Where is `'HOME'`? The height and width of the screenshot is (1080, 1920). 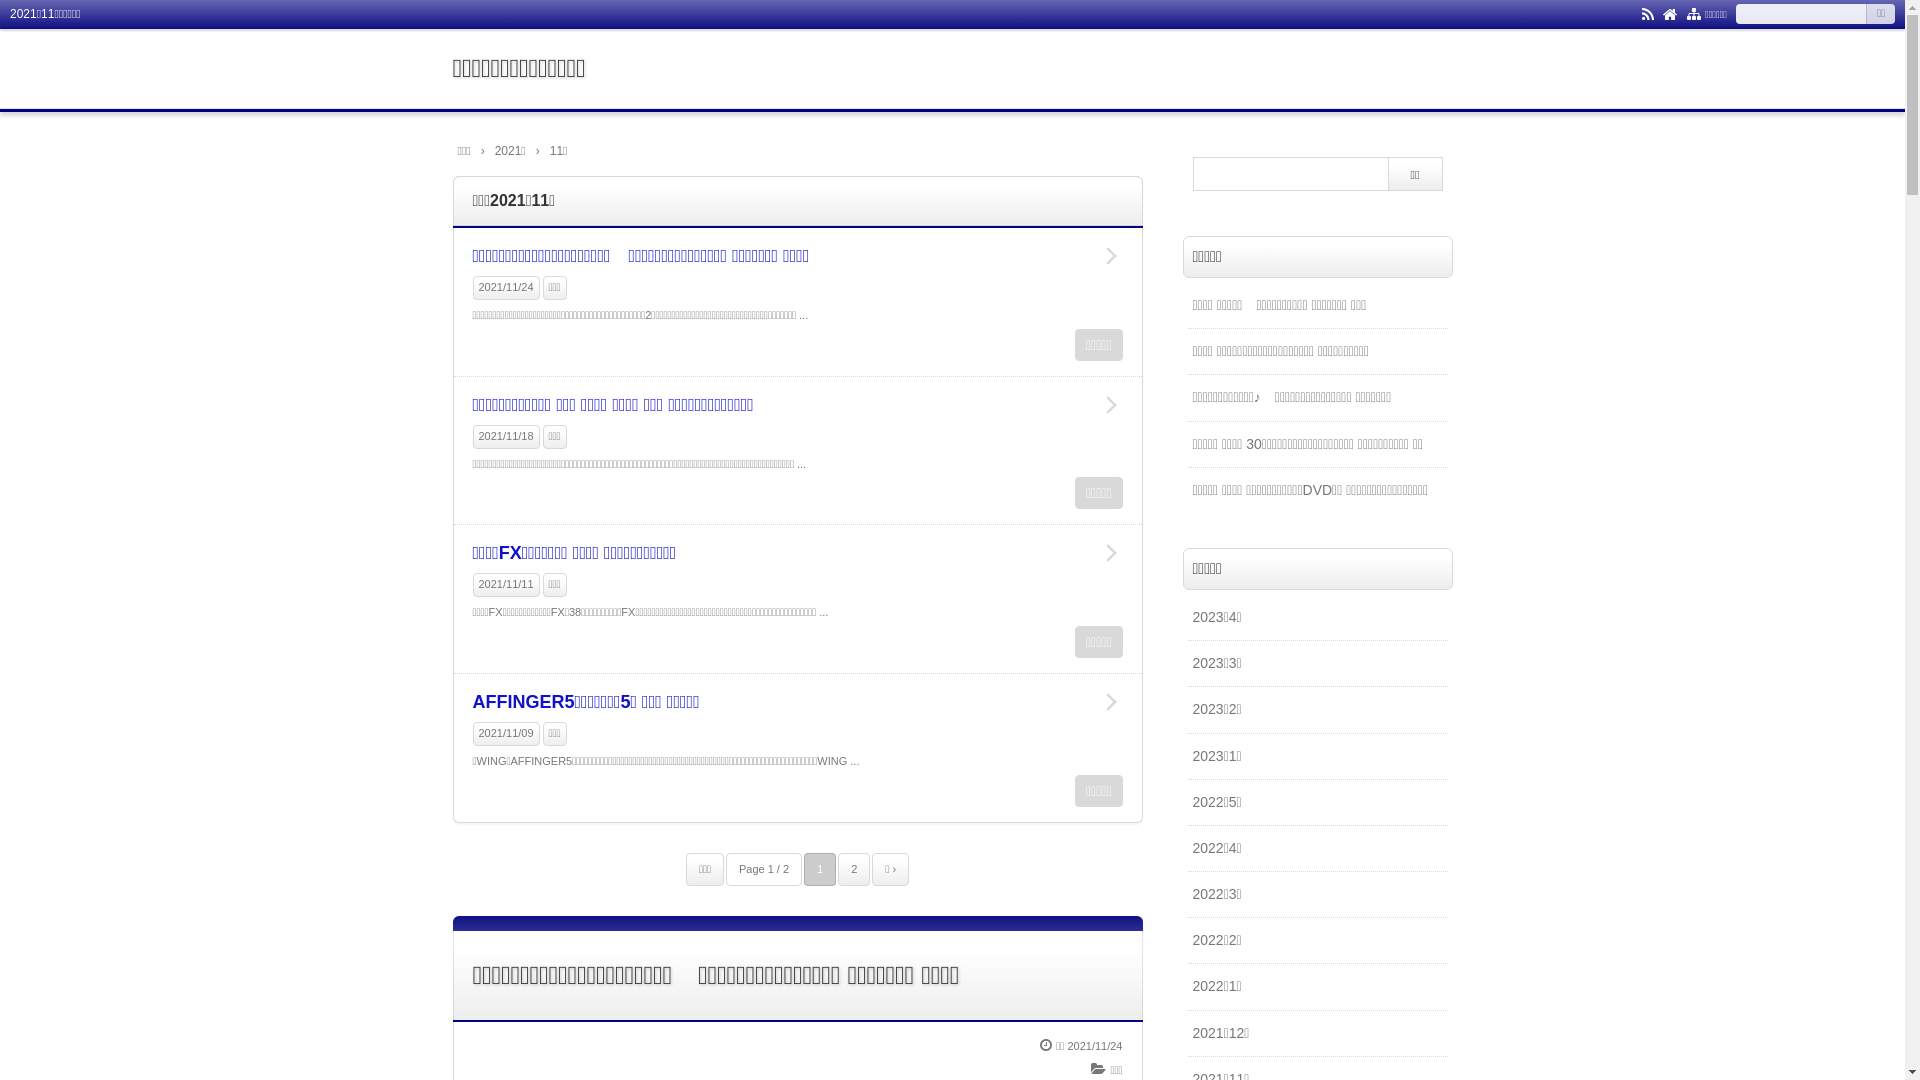 'HOME' is located at coordinates (1670, 12).